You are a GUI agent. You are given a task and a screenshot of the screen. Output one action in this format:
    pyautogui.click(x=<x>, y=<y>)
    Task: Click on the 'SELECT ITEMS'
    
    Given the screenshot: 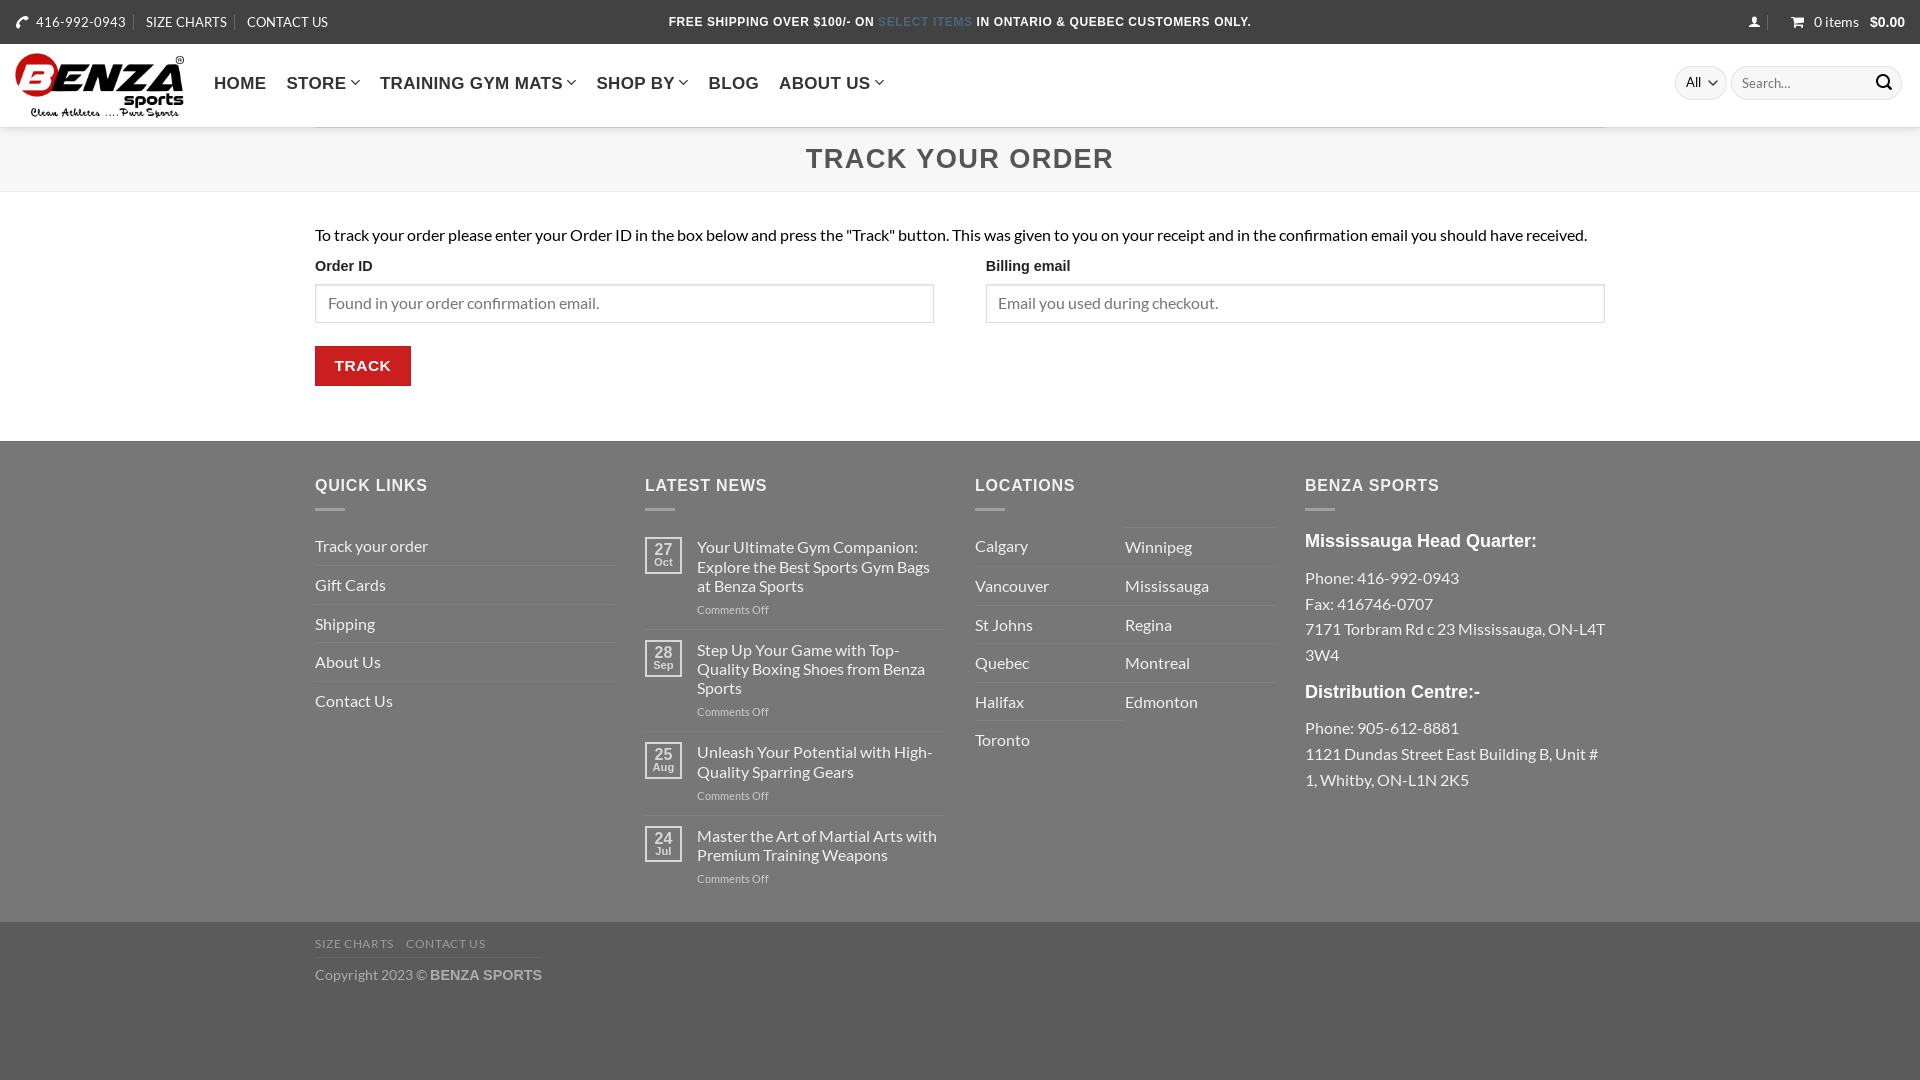 What is the action you would take?
    pyautogui.click(x=925, y=22)
    